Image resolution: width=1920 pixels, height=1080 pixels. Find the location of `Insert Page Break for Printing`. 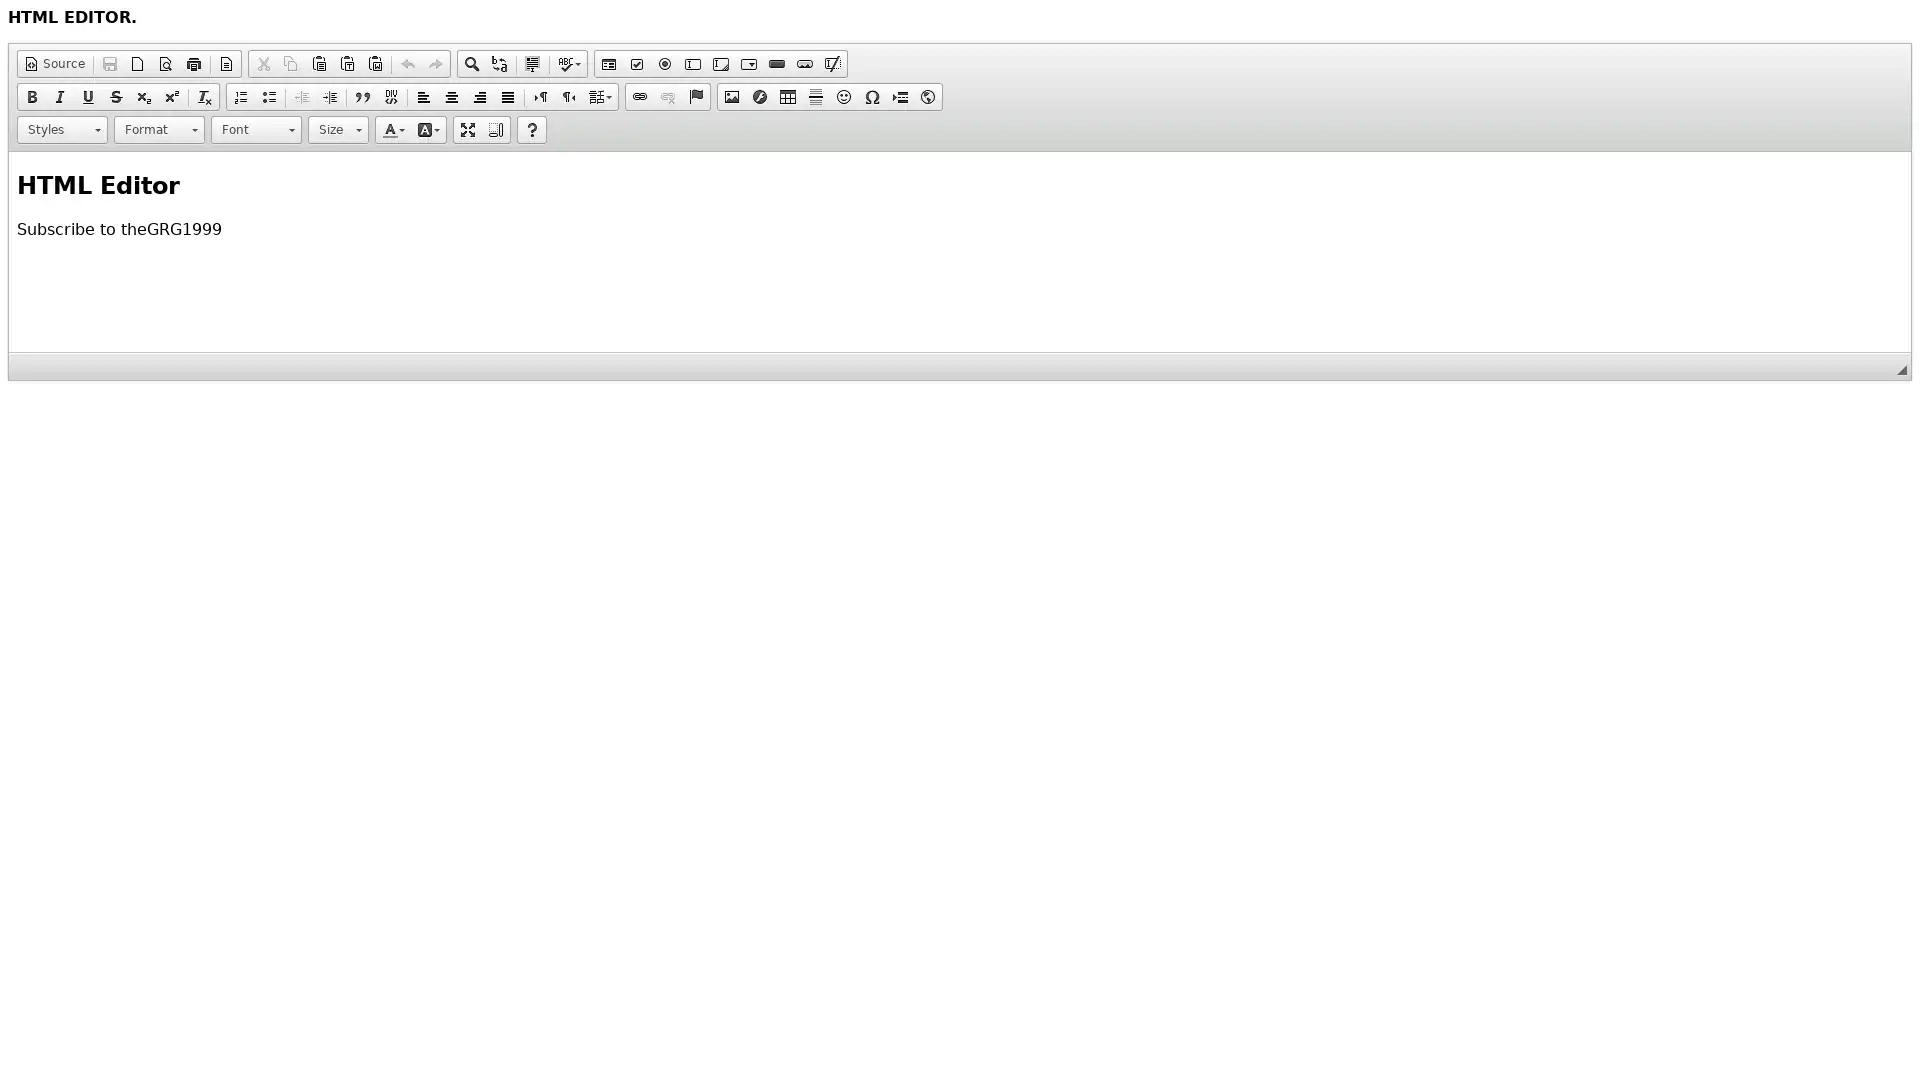

Insert Page Break for Printing is located at coordinates (899, 96).